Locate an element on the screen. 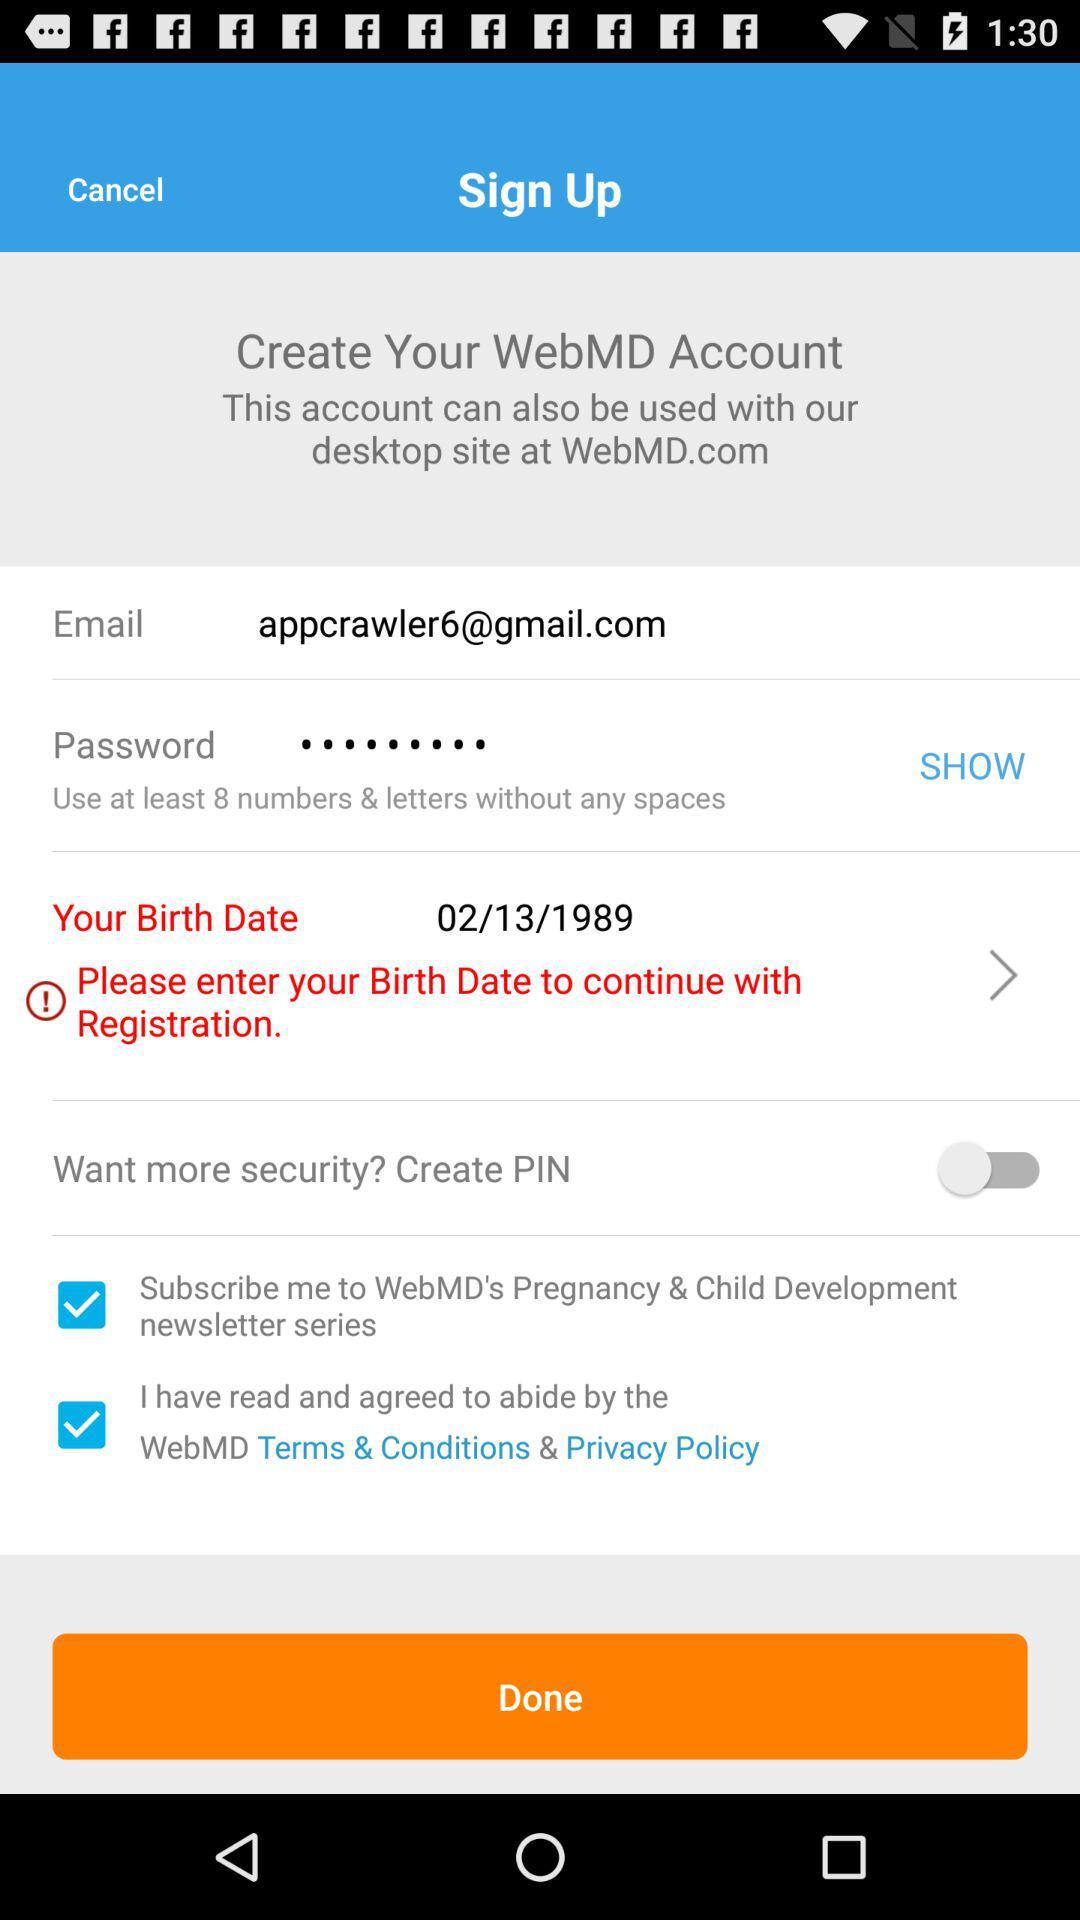 This screenshot has width=1080, height=1920. 02/13/1989 is located at coordinates (696, 915).